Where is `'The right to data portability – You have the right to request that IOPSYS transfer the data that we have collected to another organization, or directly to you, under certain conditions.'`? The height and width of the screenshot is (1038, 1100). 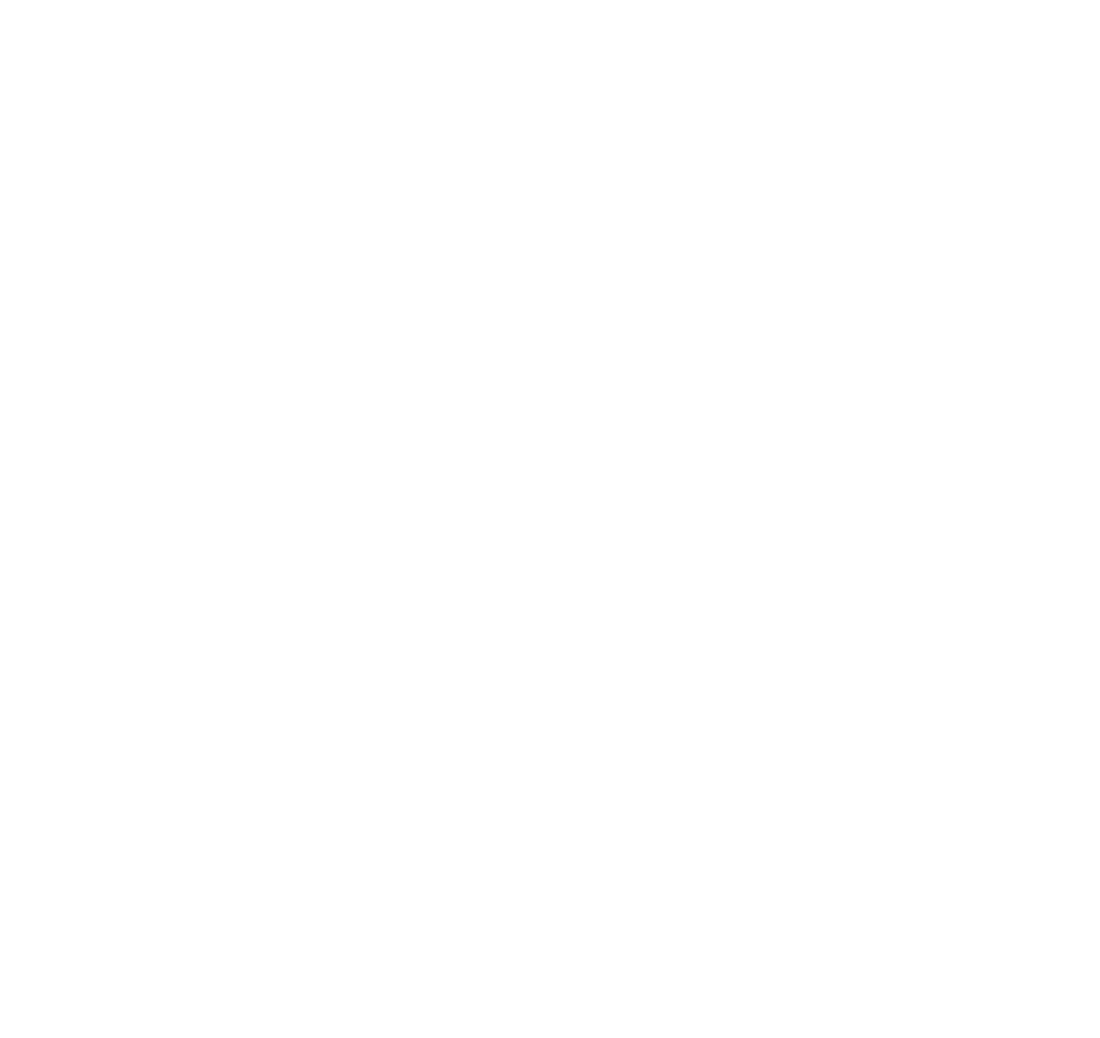
'The right to data portability – You have the right to request that IOPSYS transfer the data that we have collected to another organization, or directly to you, under certain conditions.' is located at coordinates (102, 326).